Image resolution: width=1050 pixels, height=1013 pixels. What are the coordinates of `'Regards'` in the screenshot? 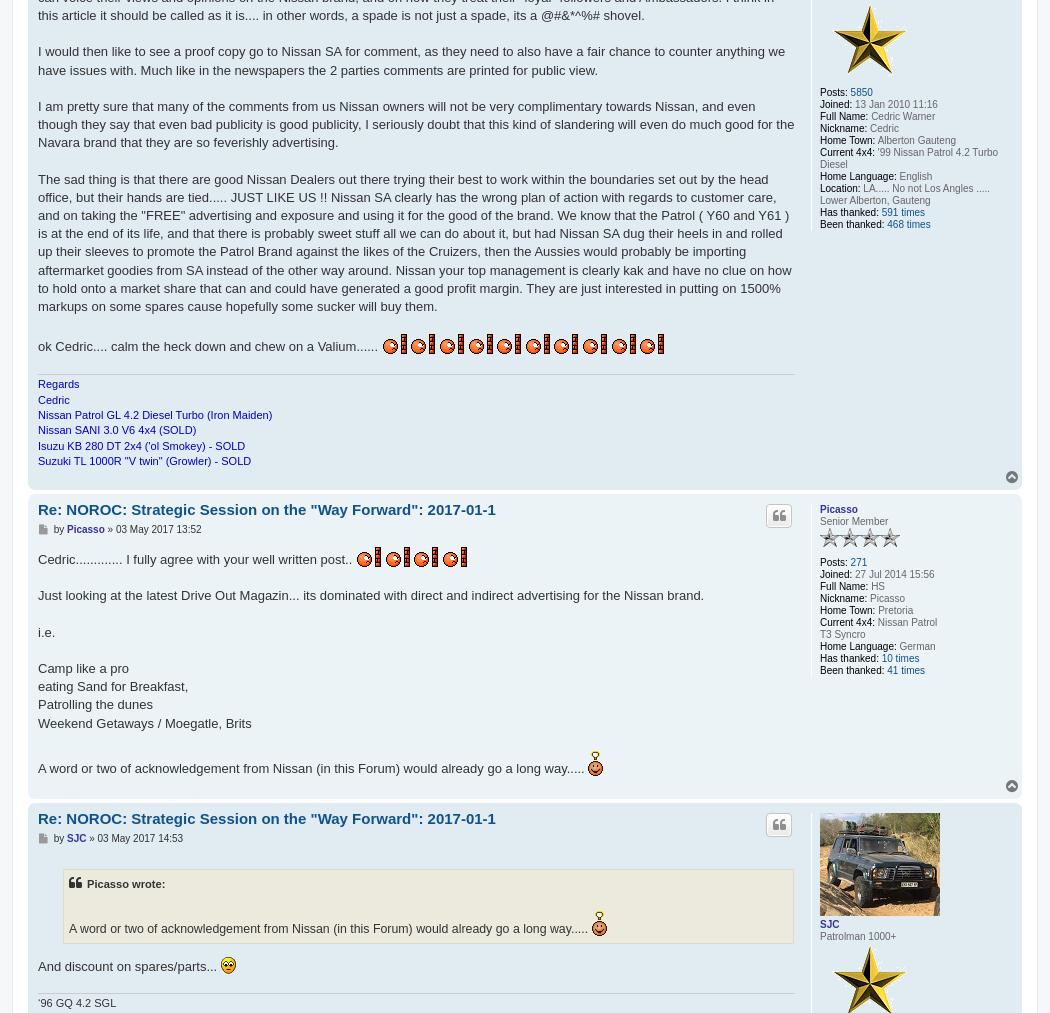 It's located at (57, 384).